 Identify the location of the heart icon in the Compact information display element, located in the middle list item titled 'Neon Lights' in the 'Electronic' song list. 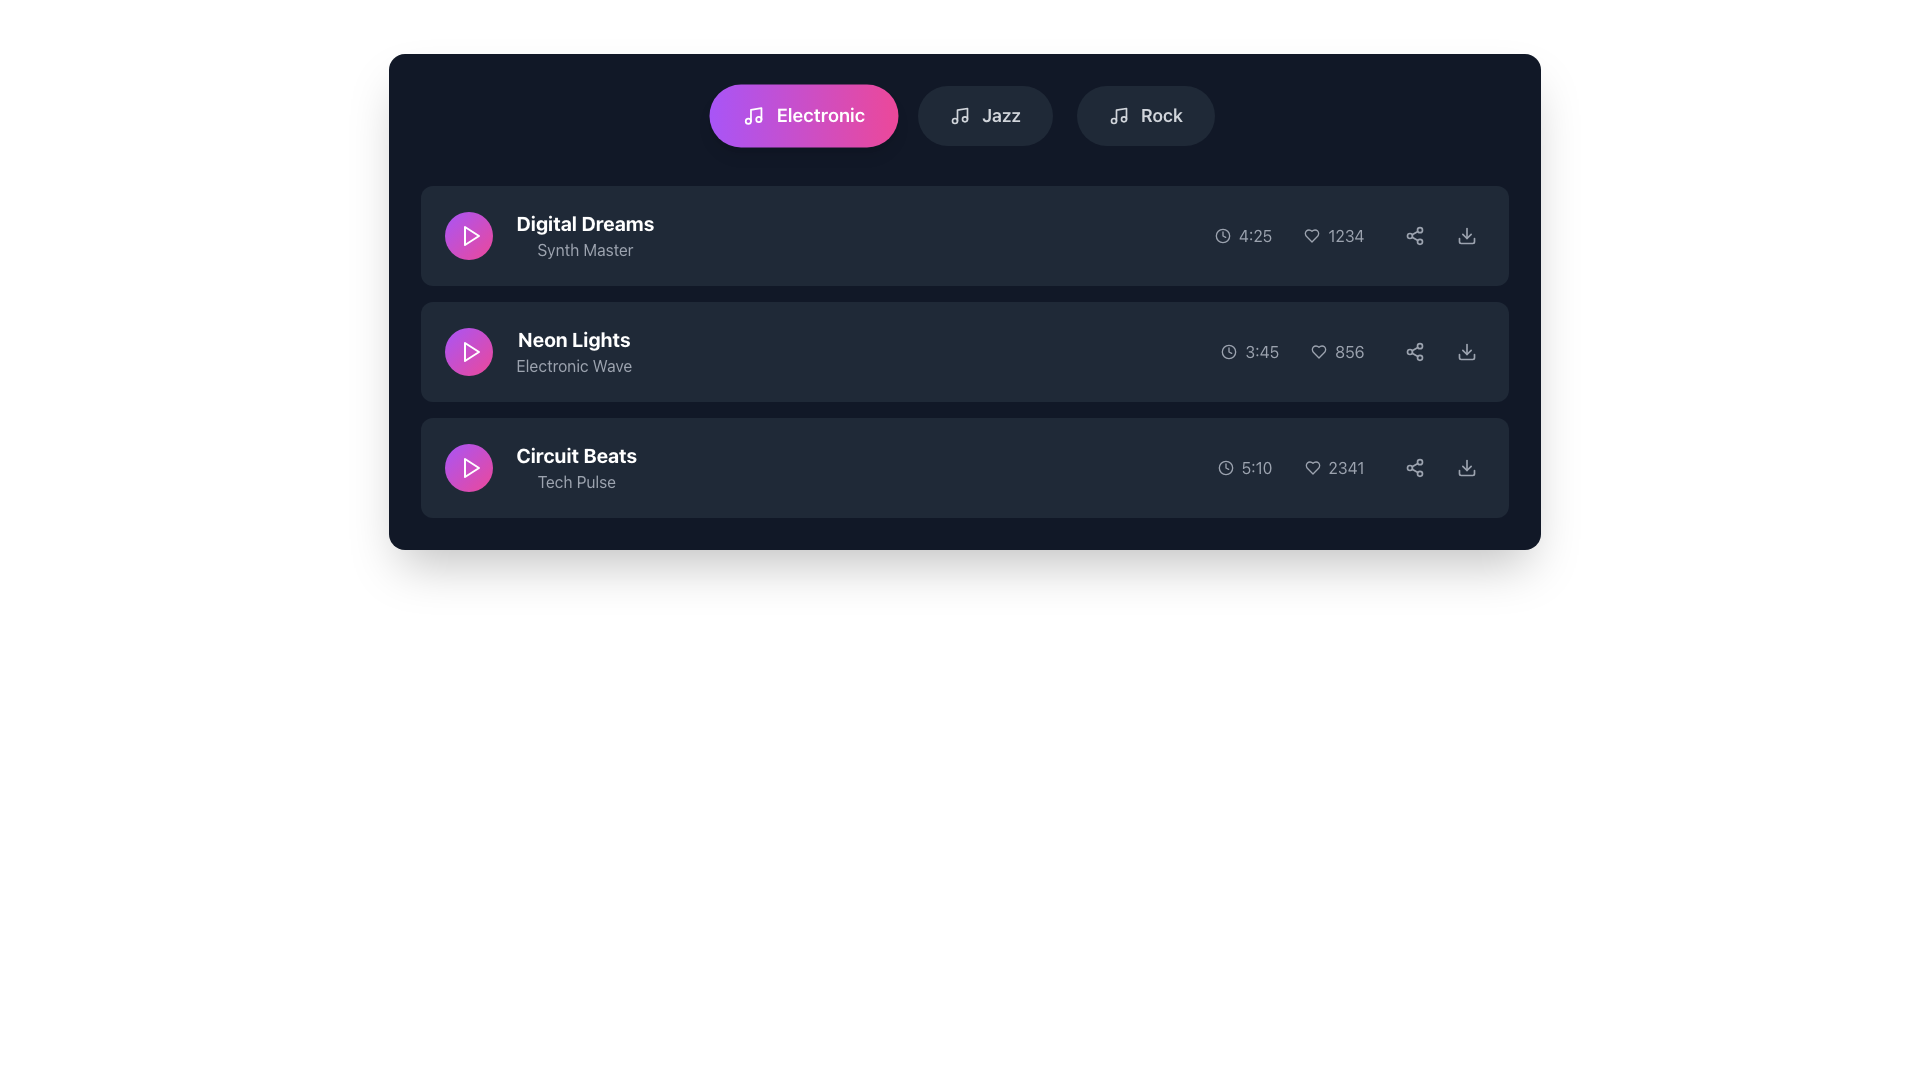
(1353, 350).